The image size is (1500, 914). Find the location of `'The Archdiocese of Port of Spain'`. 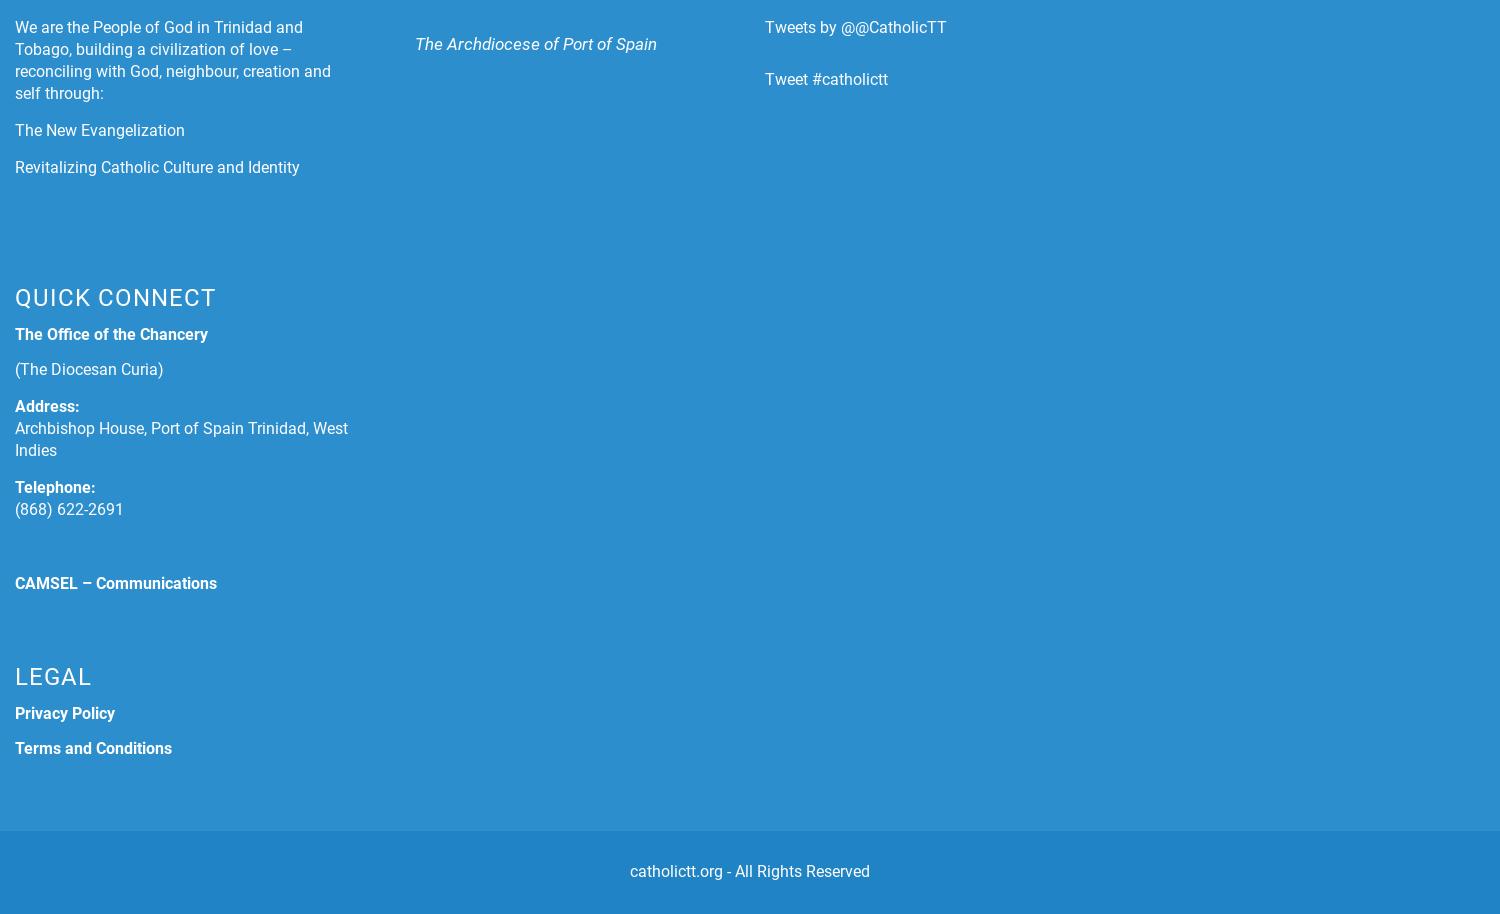

'The Archdiocese of Port of Spain' is located at coordinates (535, 43).